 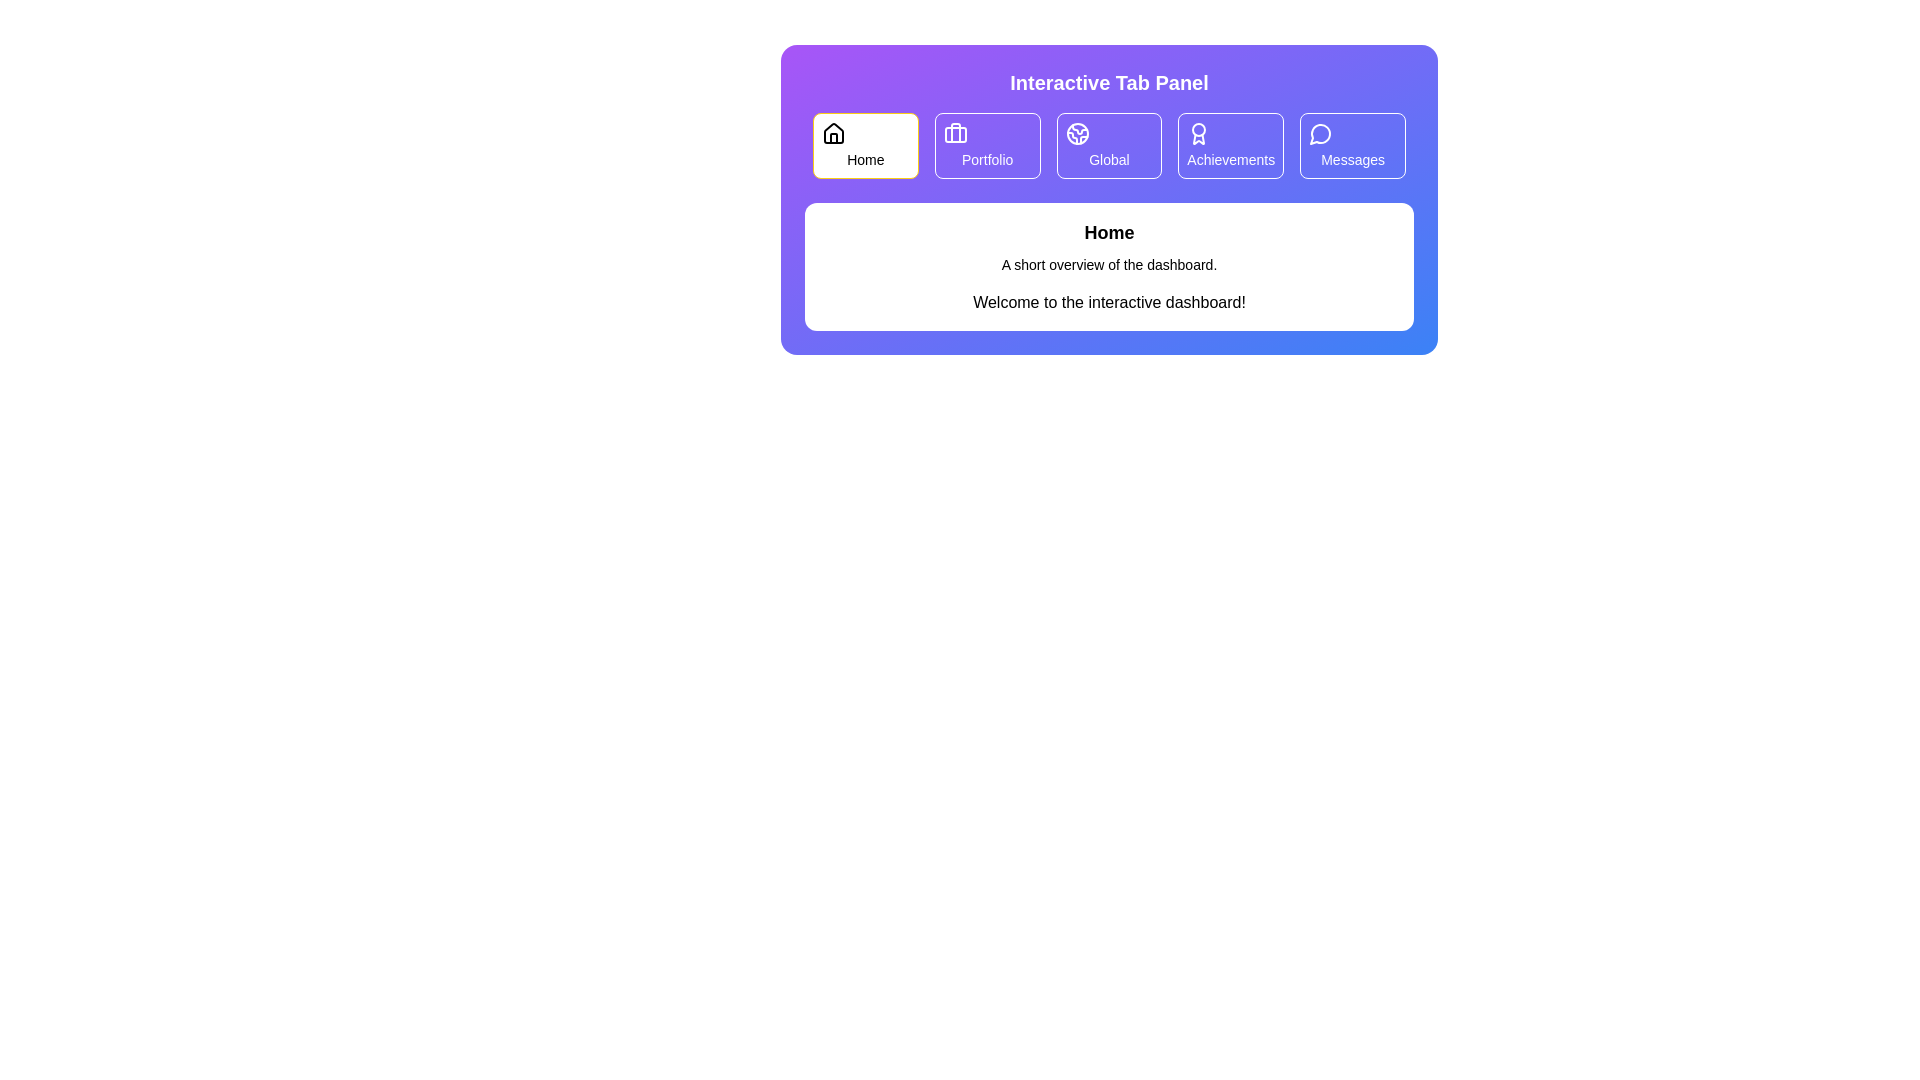 What do you see at coordinates (865, 145) in the screenshot?
I see `the first navigation tab located at the top section of the interface` at bounding box center [865, 145].